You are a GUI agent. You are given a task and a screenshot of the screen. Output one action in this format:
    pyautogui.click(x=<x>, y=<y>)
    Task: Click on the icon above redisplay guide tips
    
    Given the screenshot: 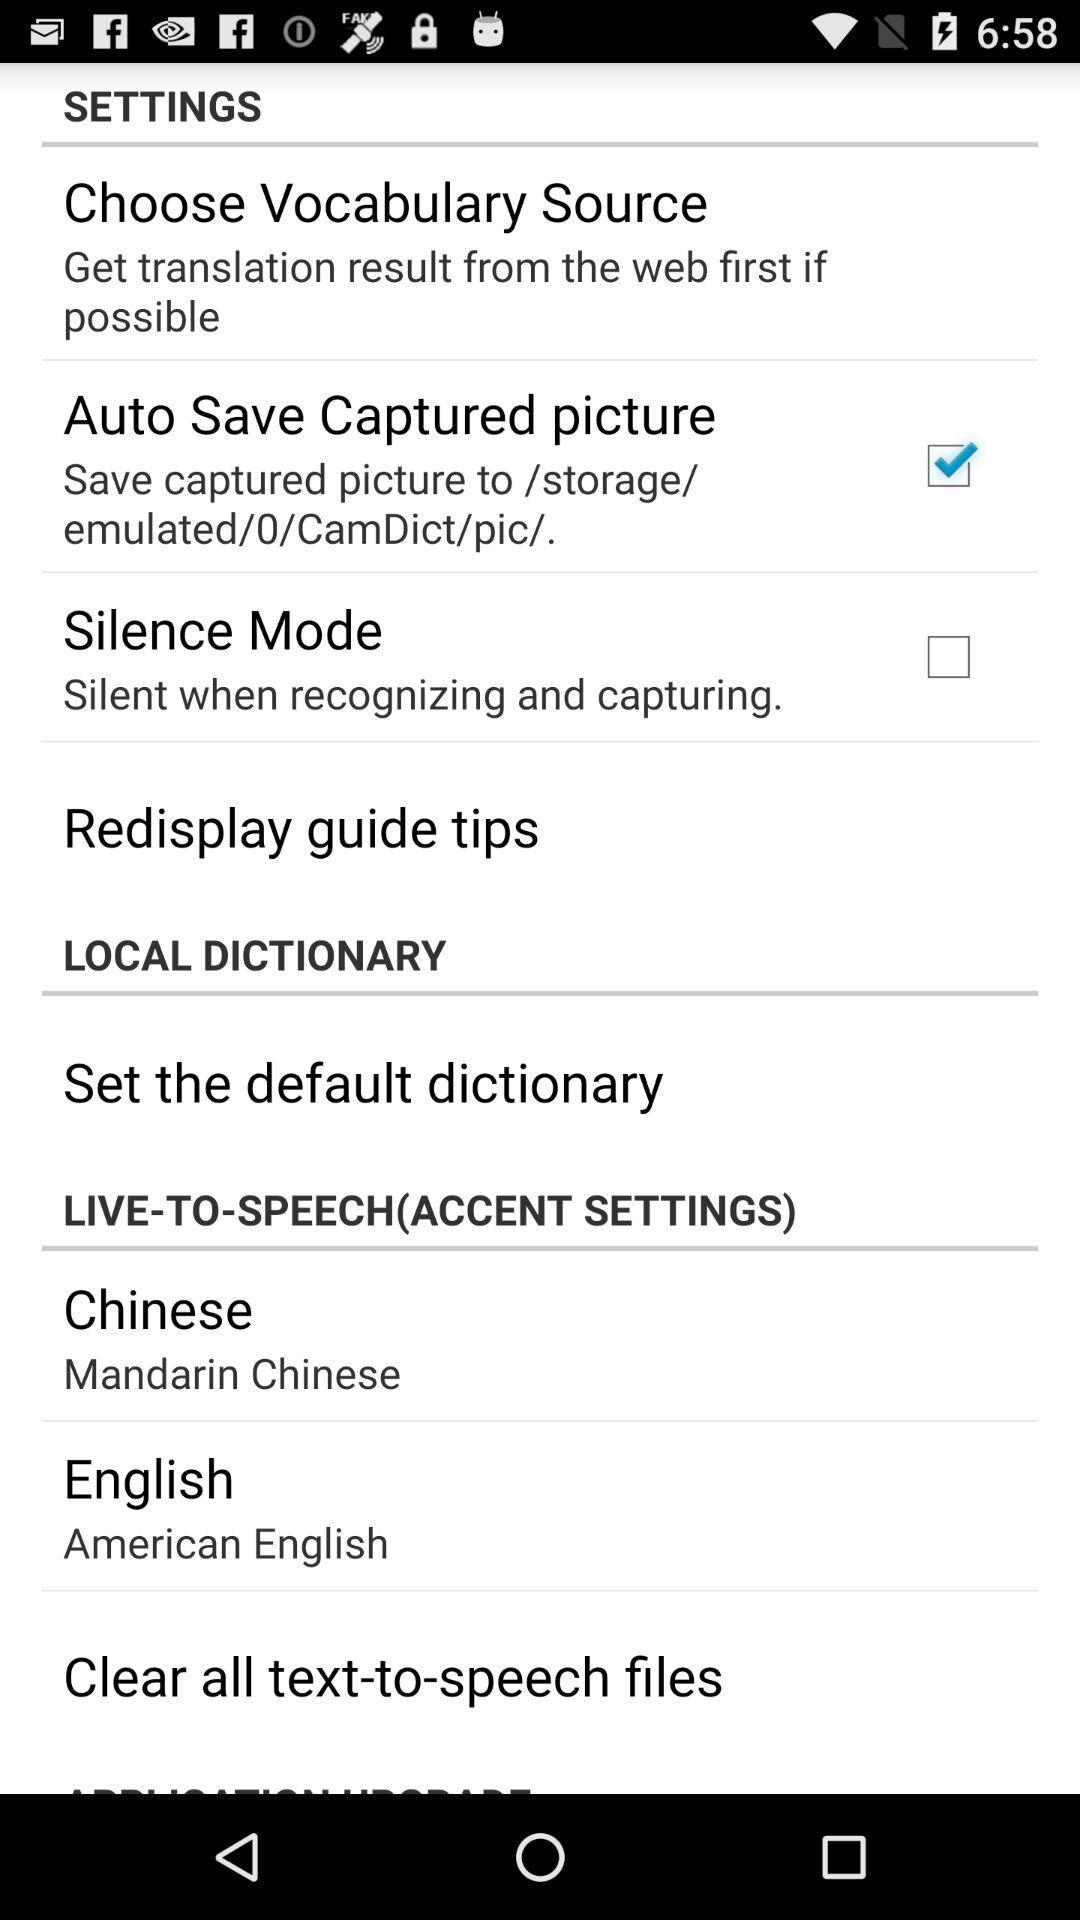 What is the action you would take?
    pyautogui.click(x=422, y=692)
    